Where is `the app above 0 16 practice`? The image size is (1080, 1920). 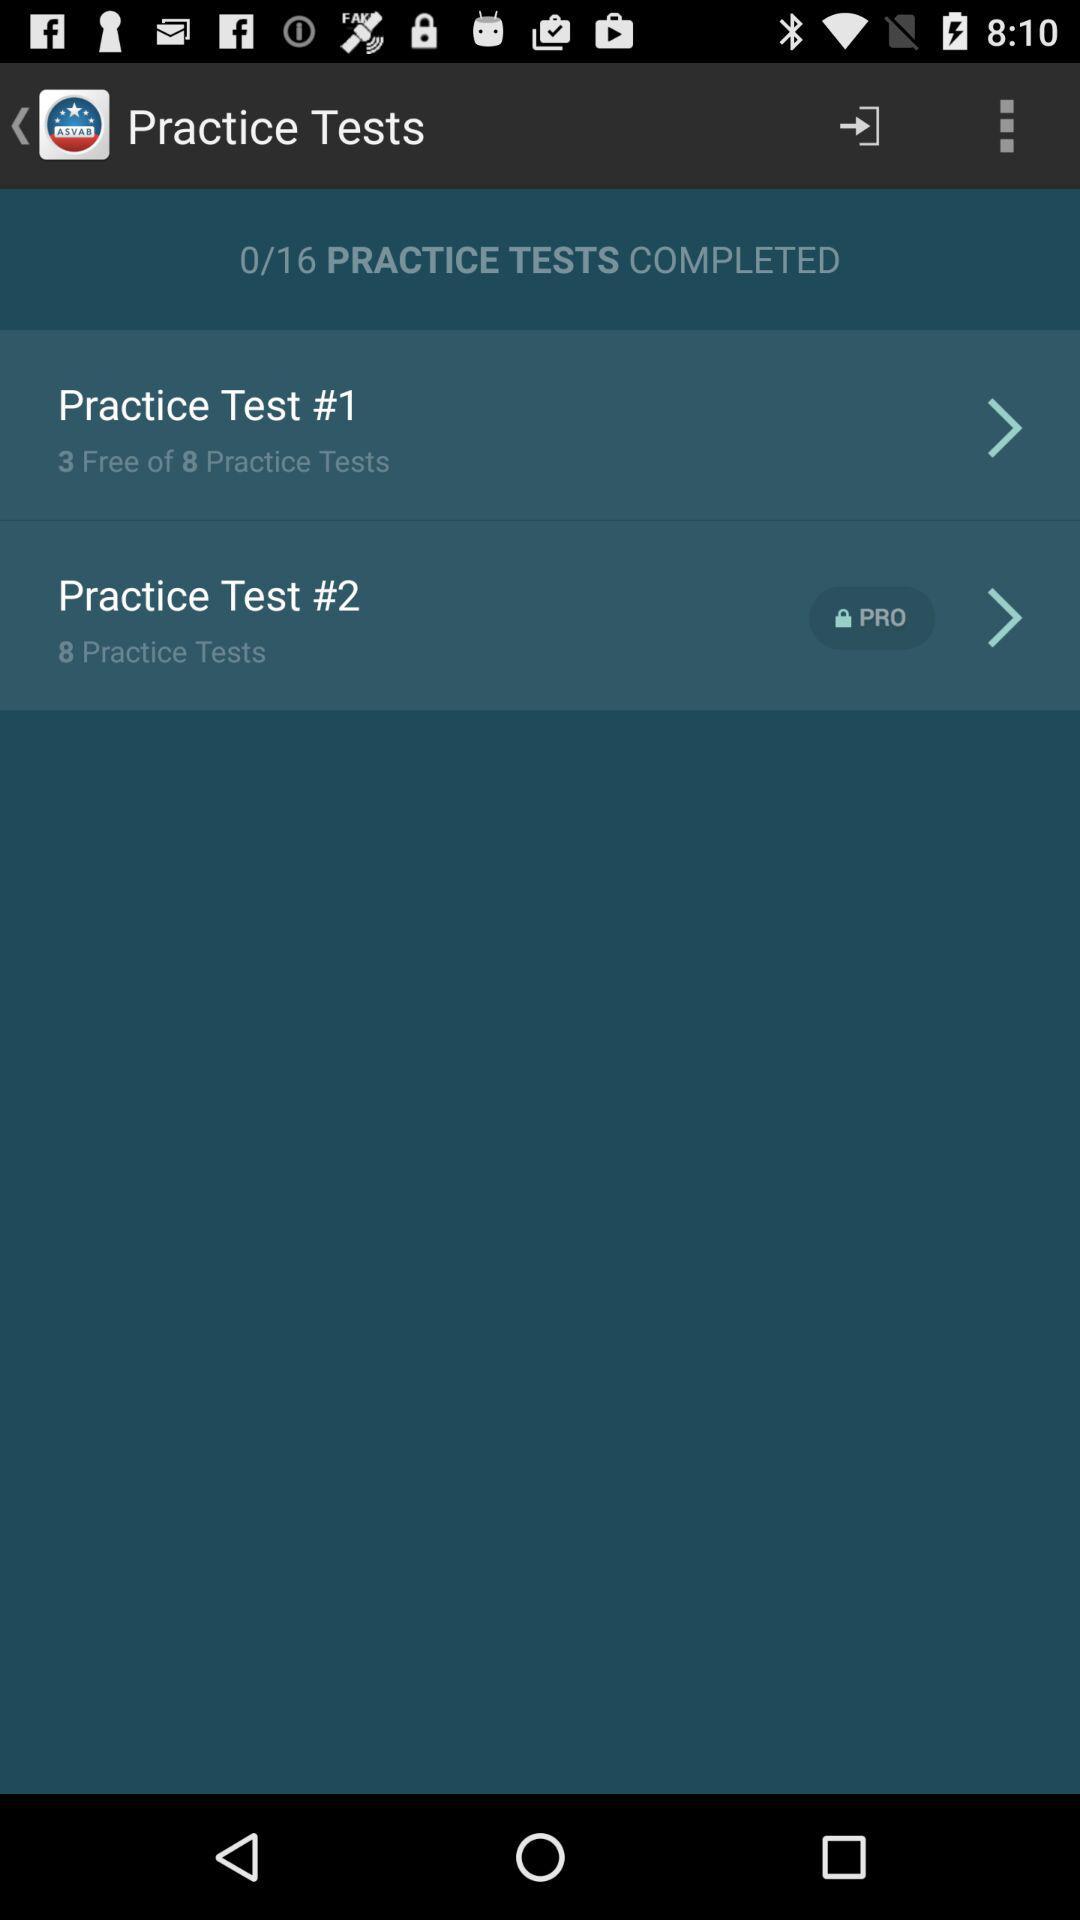
the app above 0 16 practice is located at coordinates (1006, 124).